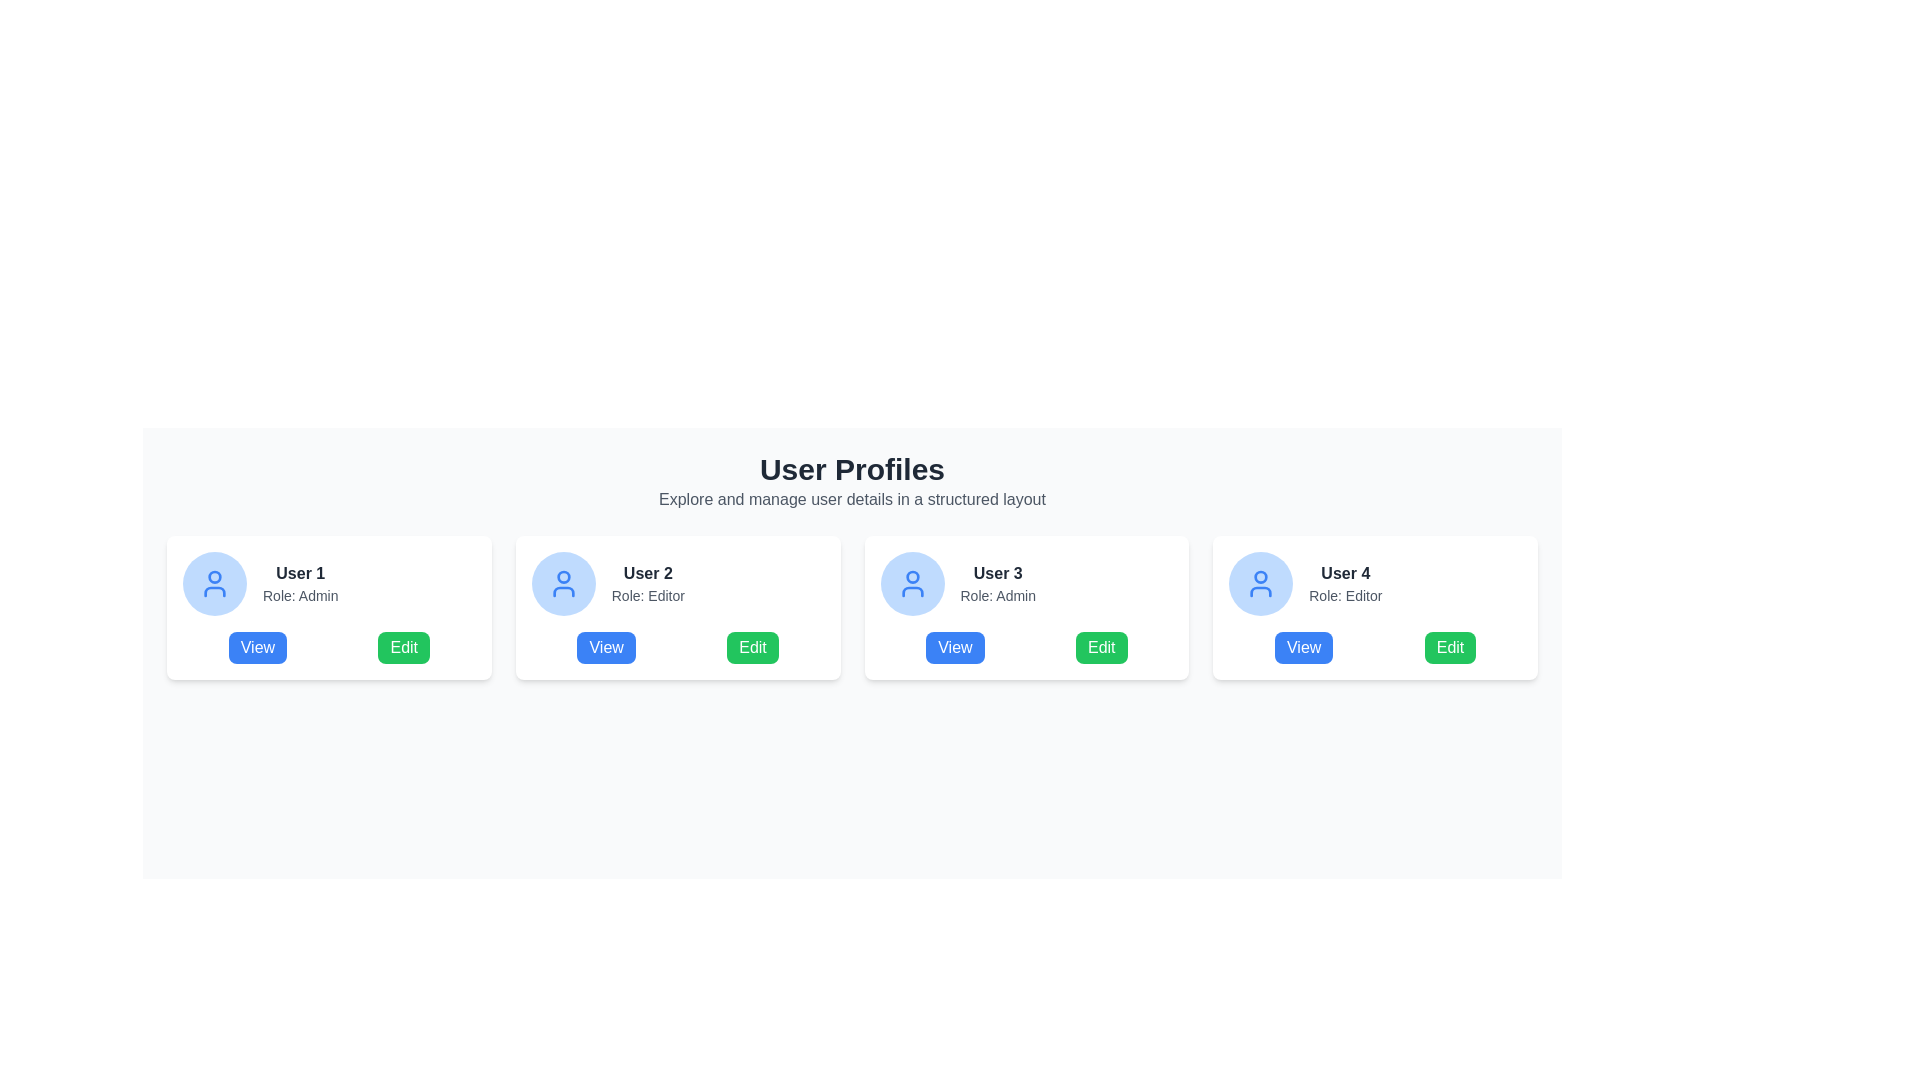 This screenshot has height=1080, width=1920. What do you see at coordinates (911, 583) in the screenshot?
I see `the user silhouette icon in light blue color located at the upper-left portion of the third user profile card` at bounding box center [911, 583].